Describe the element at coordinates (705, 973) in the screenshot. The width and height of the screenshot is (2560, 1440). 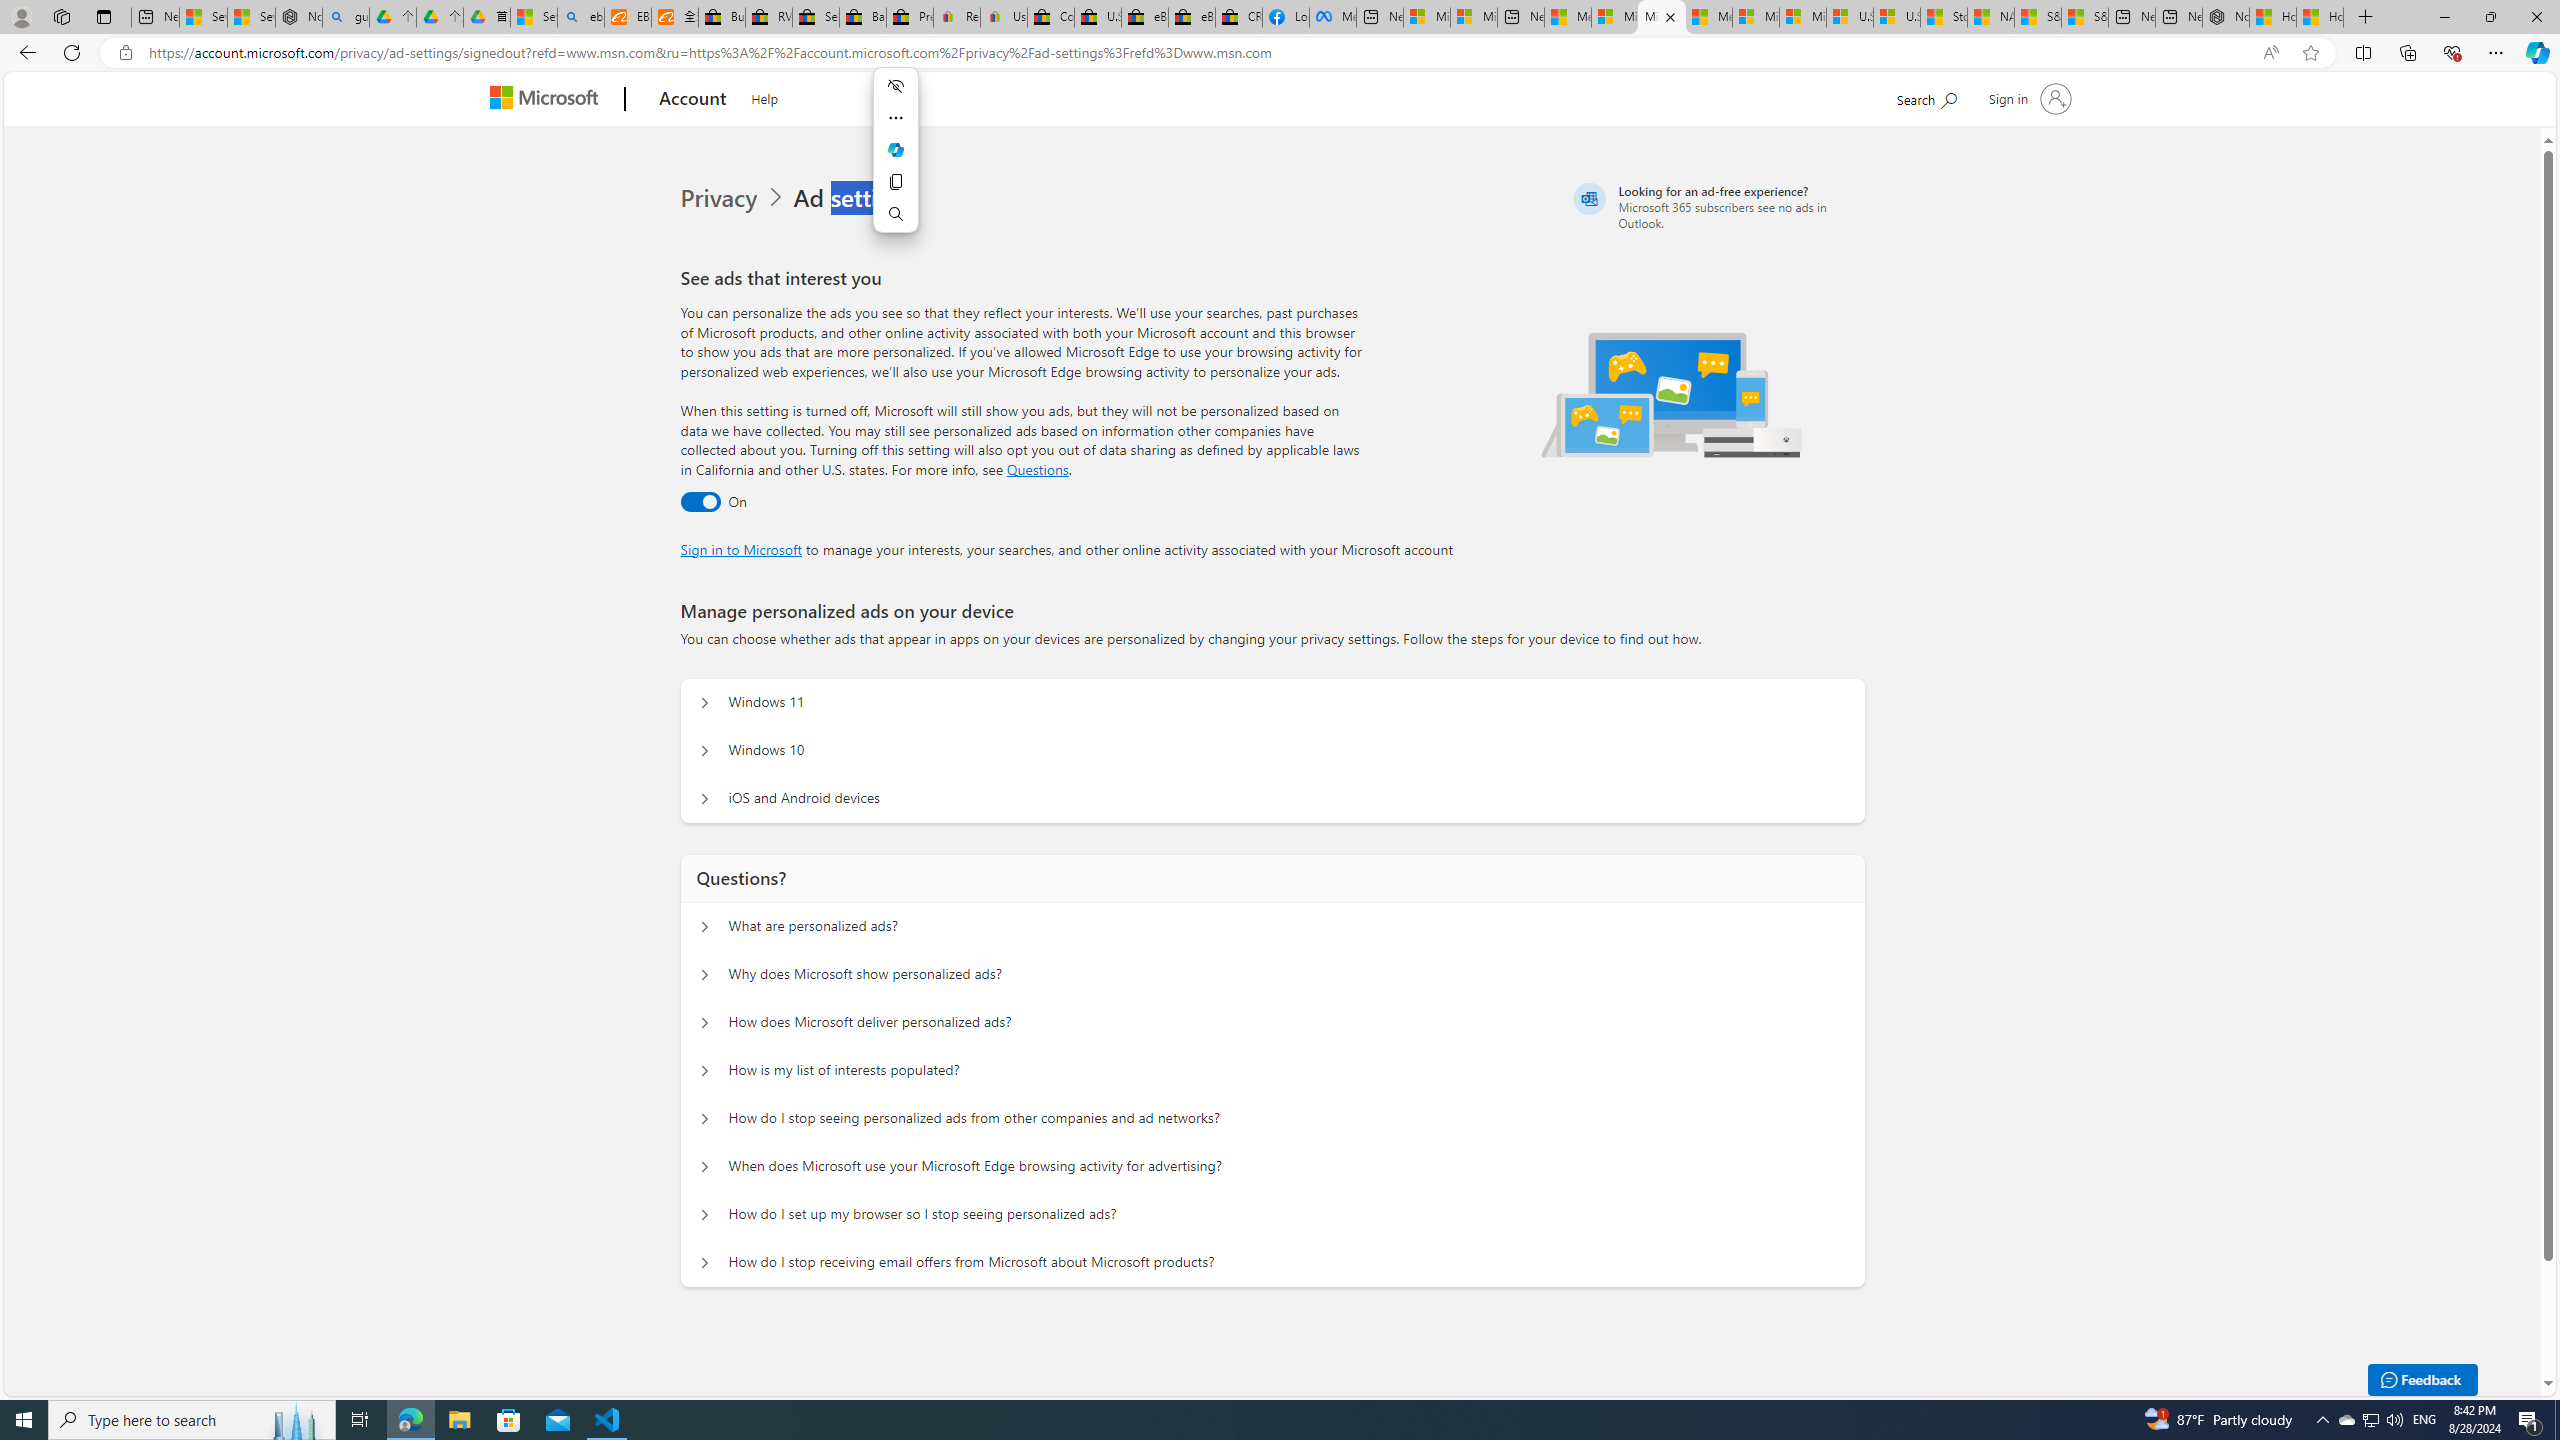
I see `'Questions? Why does Microsoft show personalized ads?'` at that location.